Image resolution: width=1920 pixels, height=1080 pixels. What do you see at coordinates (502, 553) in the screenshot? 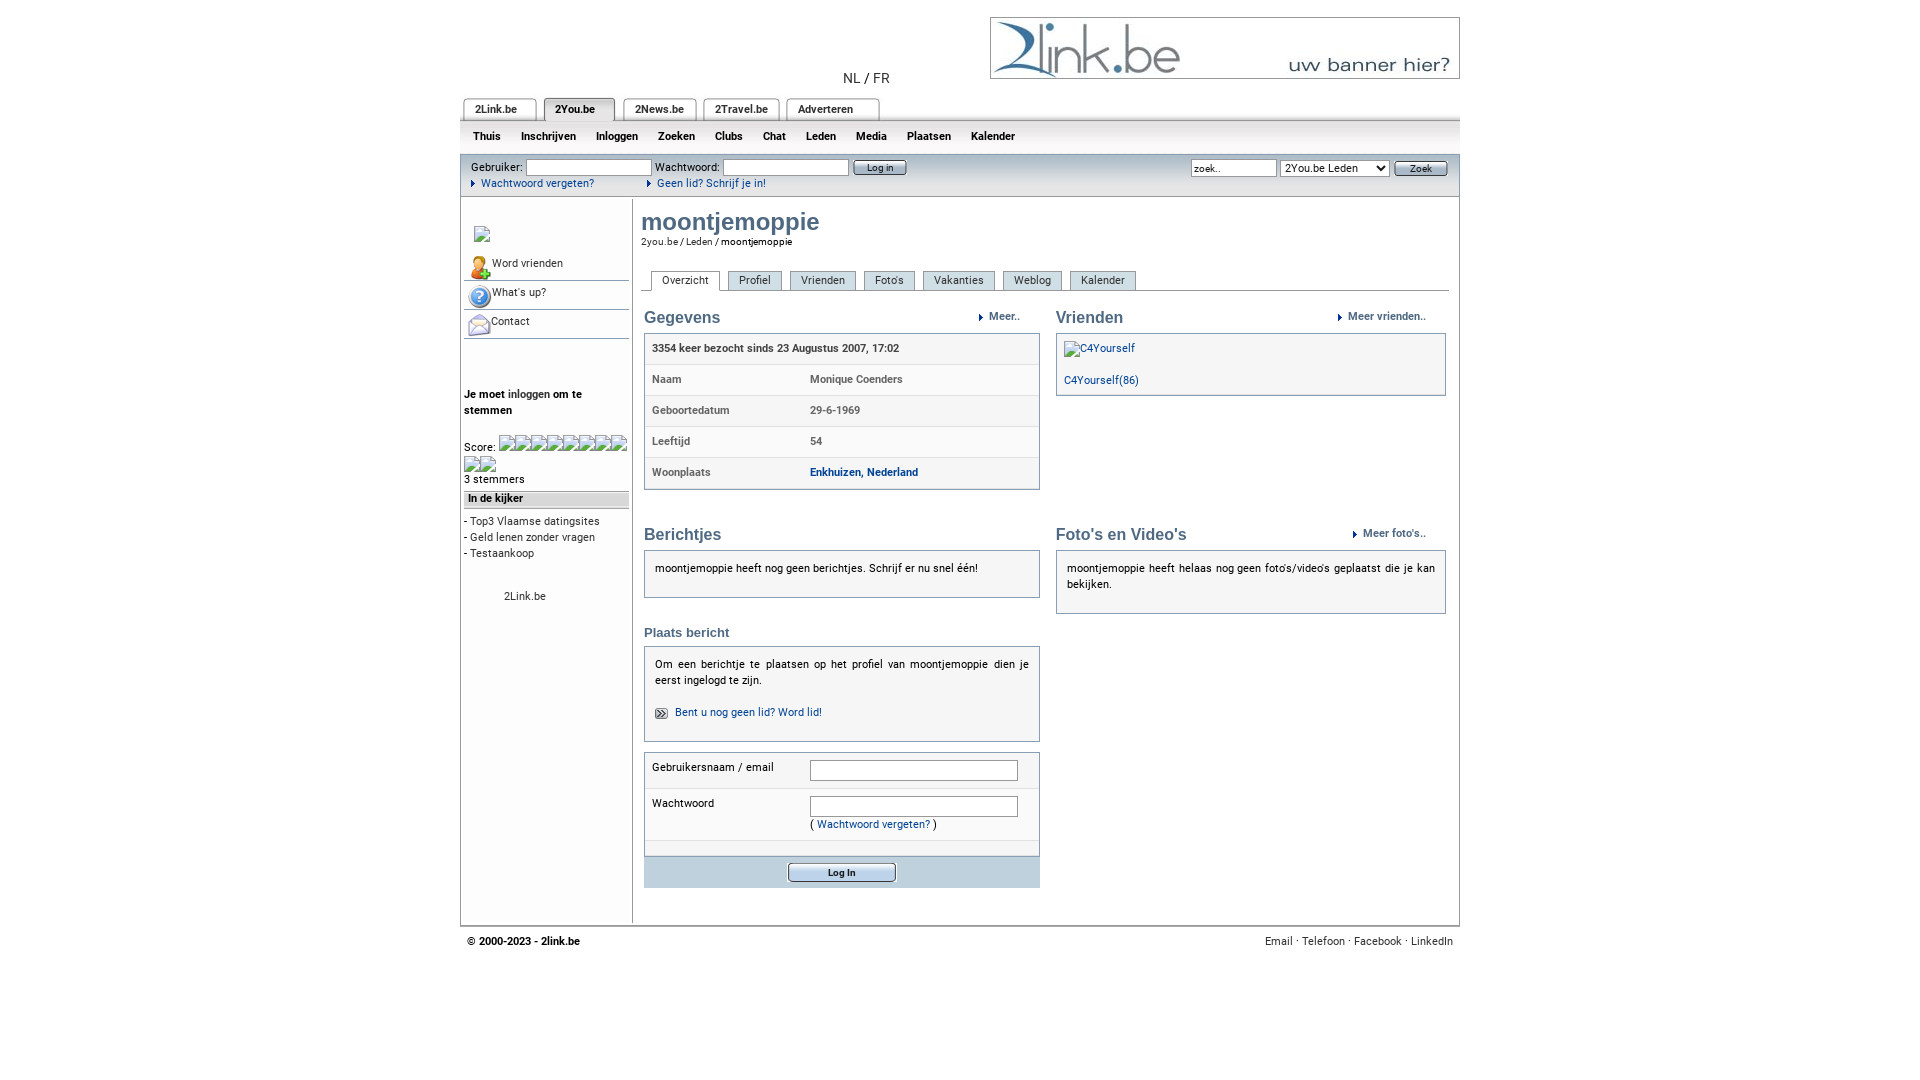
I see `'Testaankoop'` at bounding box center [502, 553].